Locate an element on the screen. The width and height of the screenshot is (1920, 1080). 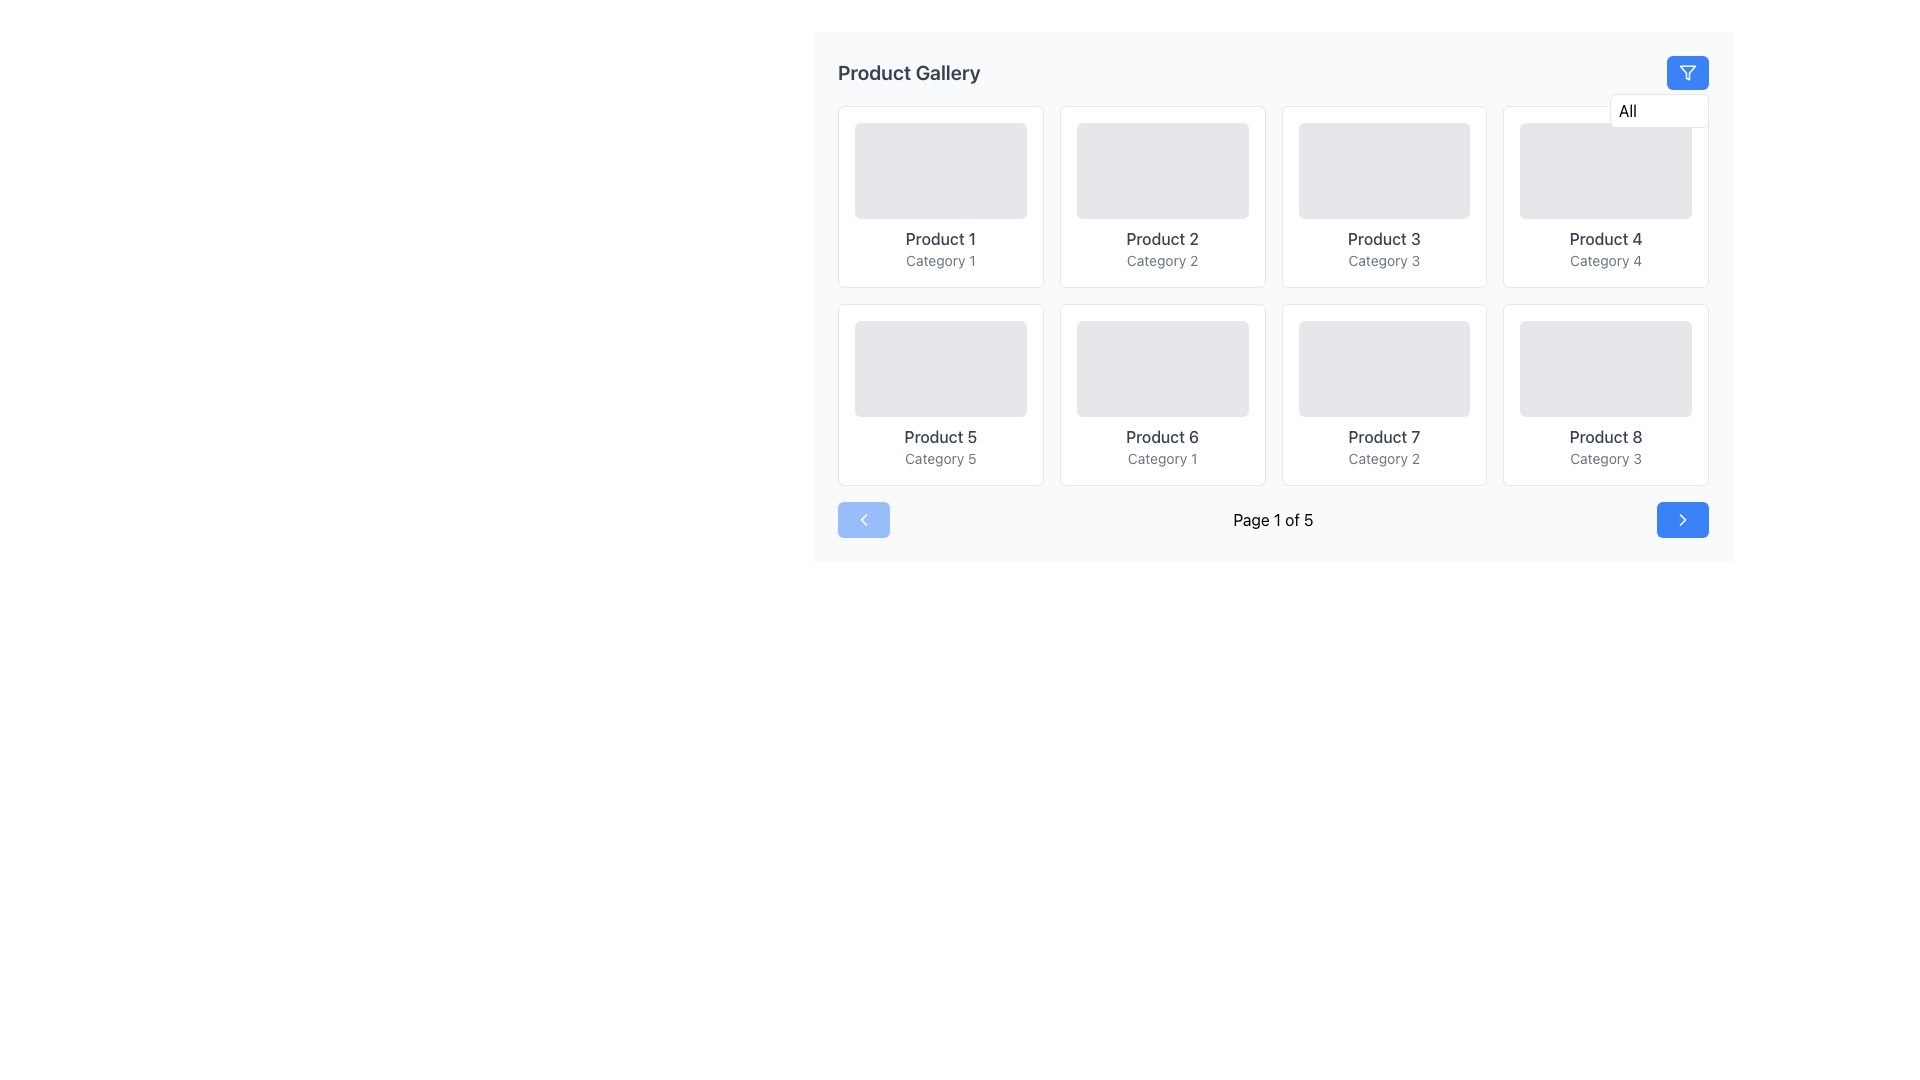
the rectangular placeholder with a light gray background, rounded corners, located within the product gallery for 'Product 8' in 'Category 3' is located at coordinates (1606, 369).